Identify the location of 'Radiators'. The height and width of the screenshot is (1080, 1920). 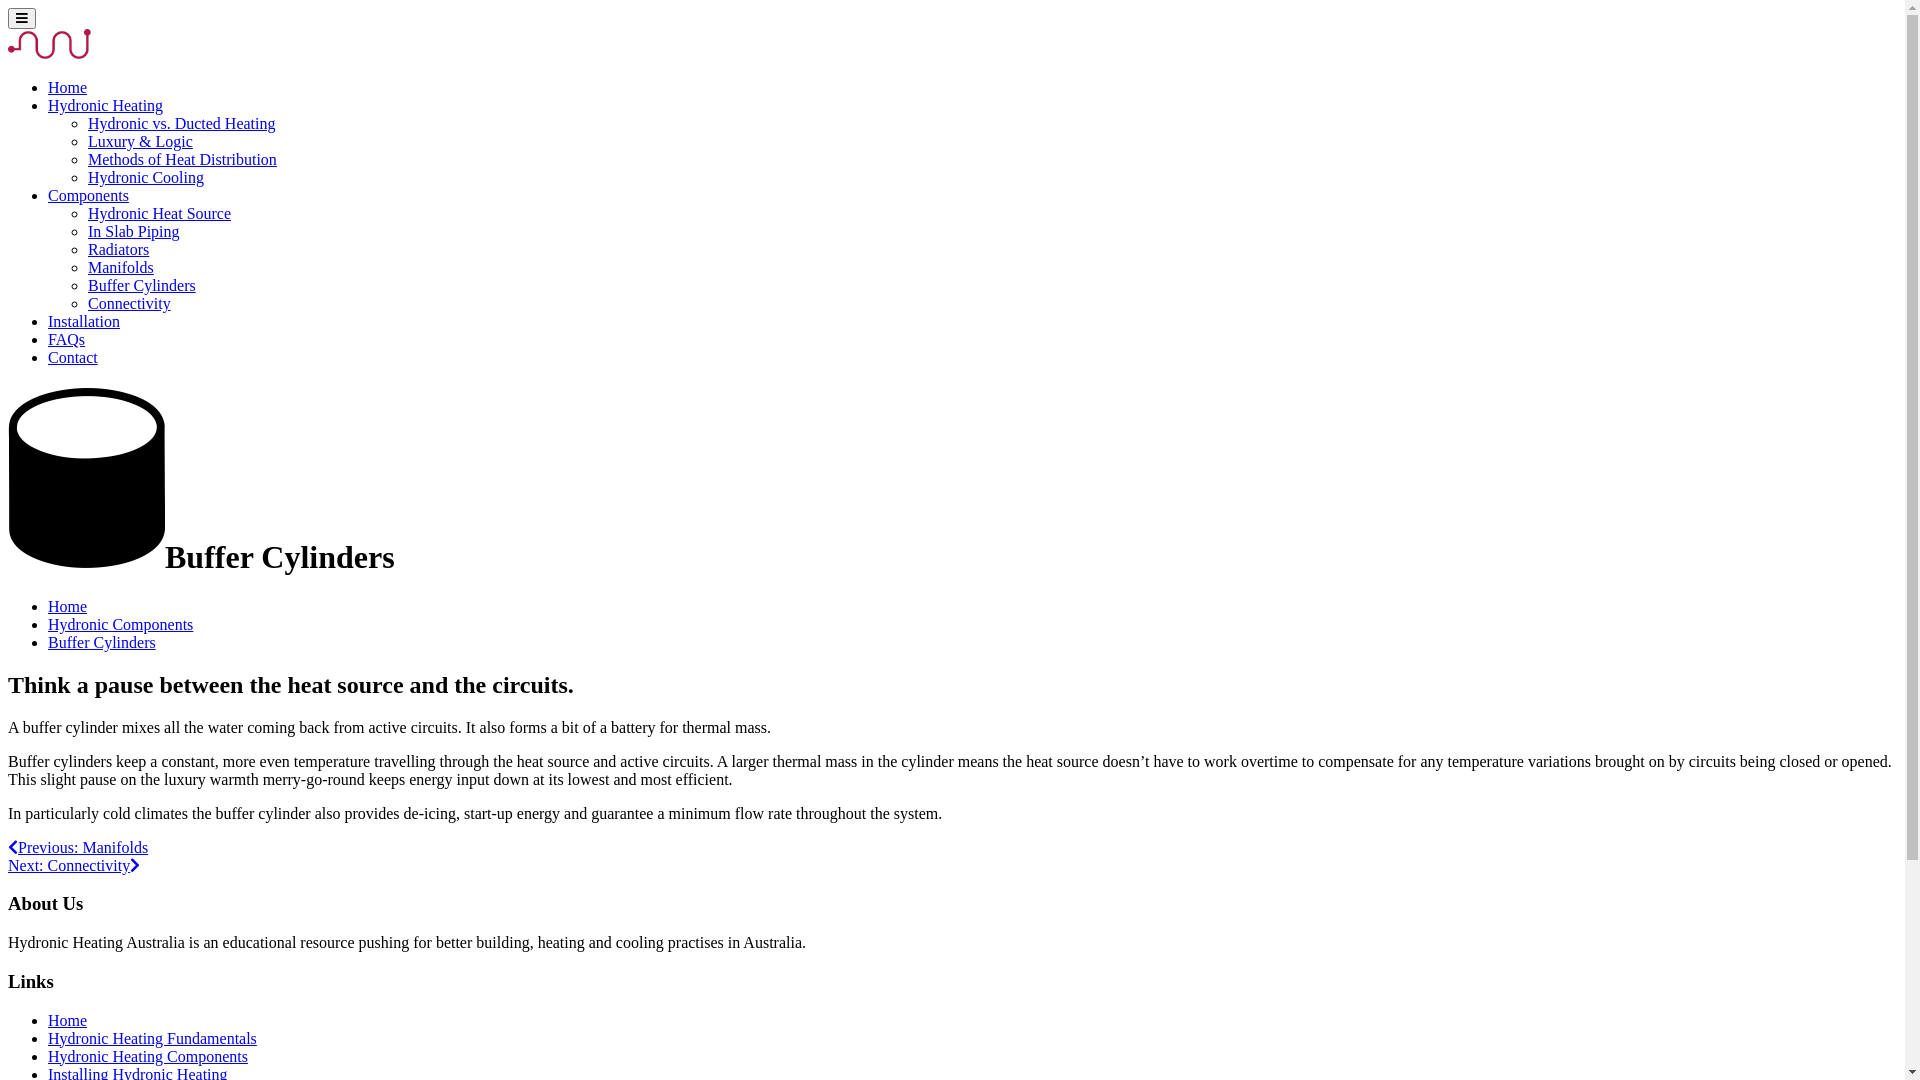
(117, 248).